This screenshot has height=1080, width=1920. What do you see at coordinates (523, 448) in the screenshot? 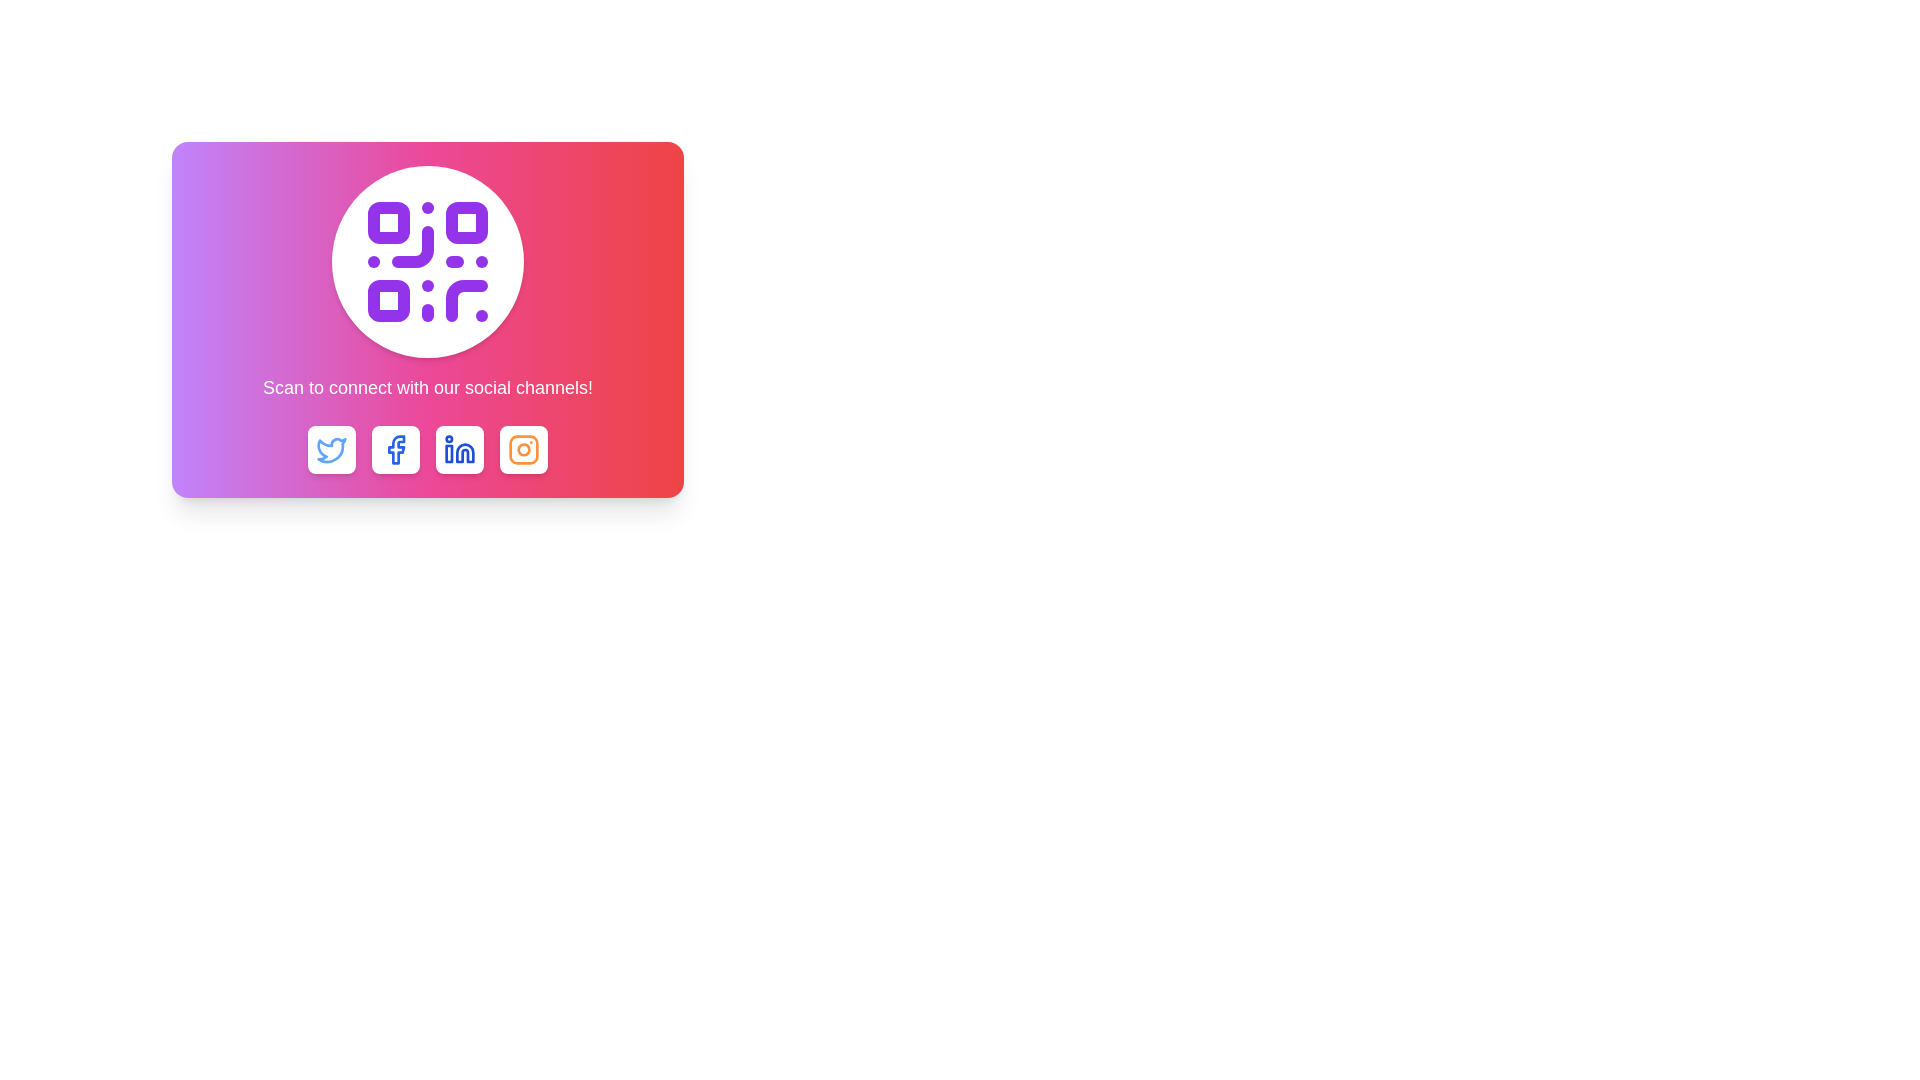
I see `the circular pattern inside the orange Instagram logo, which is located to the far right among a row of social media icons` at bounding box center [523, 448].